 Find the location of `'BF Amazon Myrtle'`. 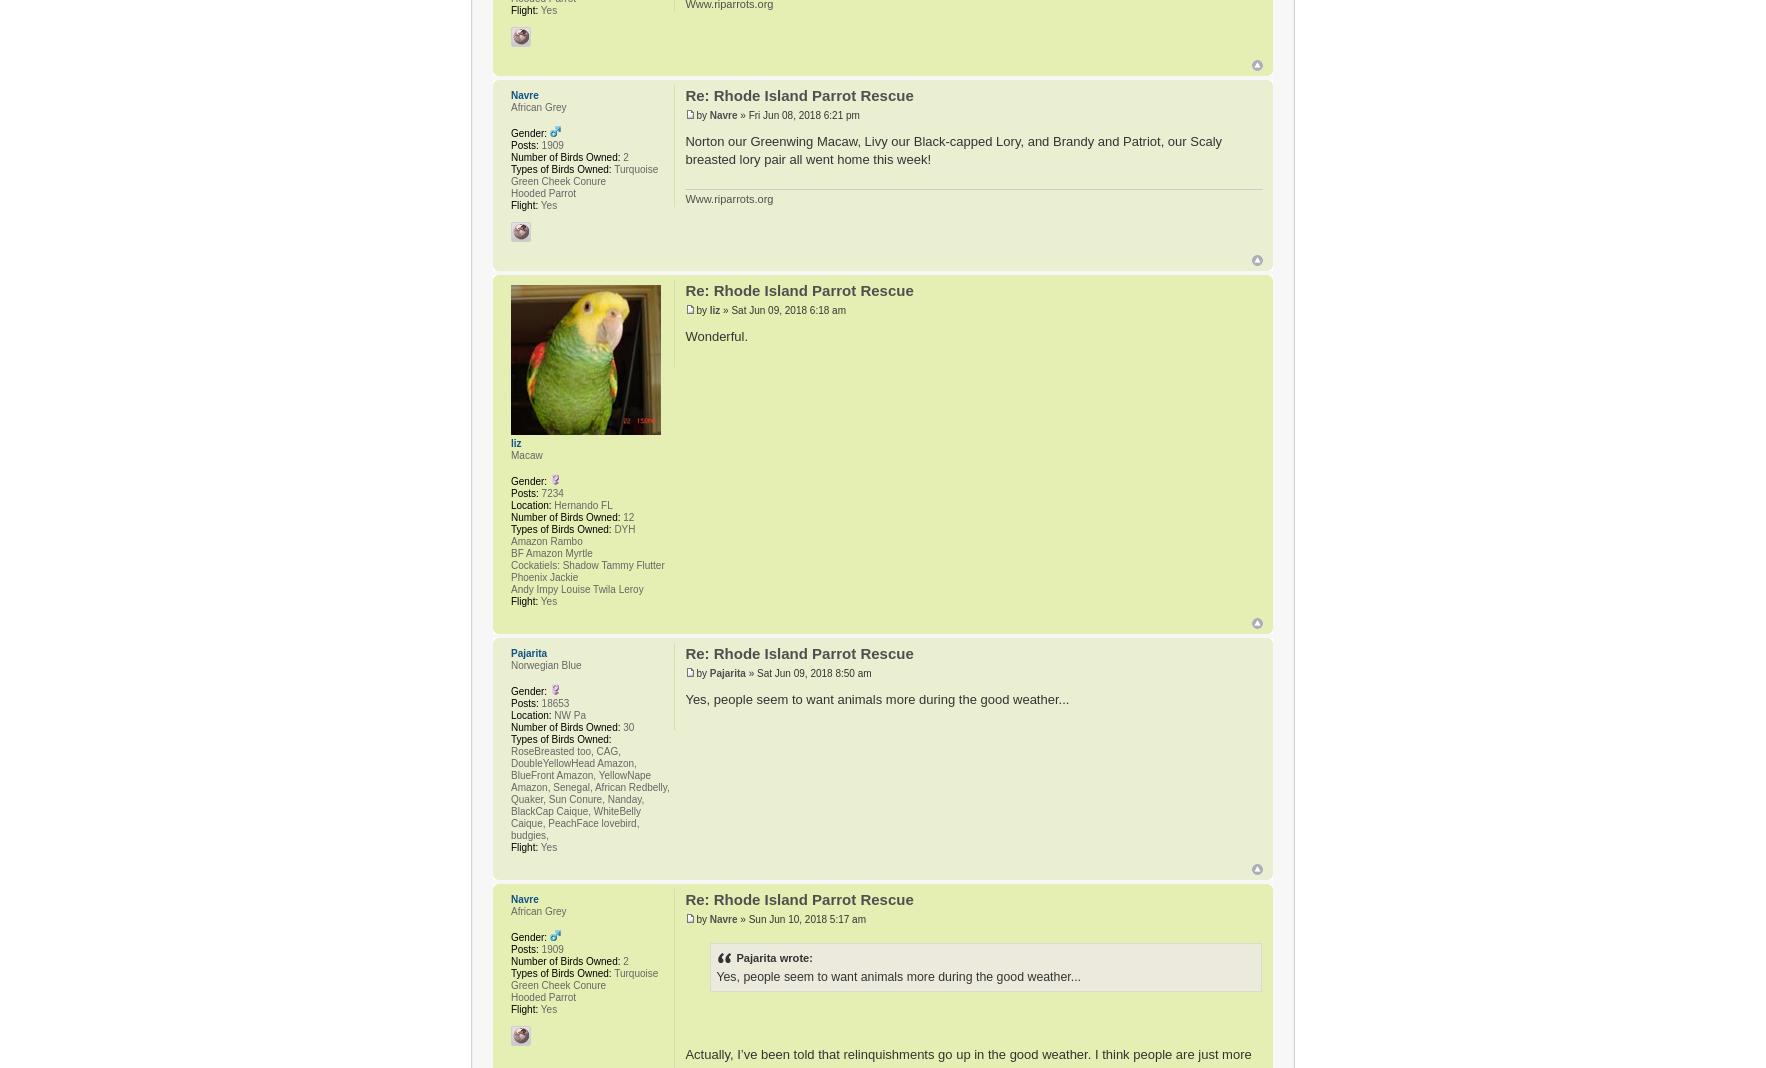

'BF Amazon Myrtle' is located at coordinates (511, 552).